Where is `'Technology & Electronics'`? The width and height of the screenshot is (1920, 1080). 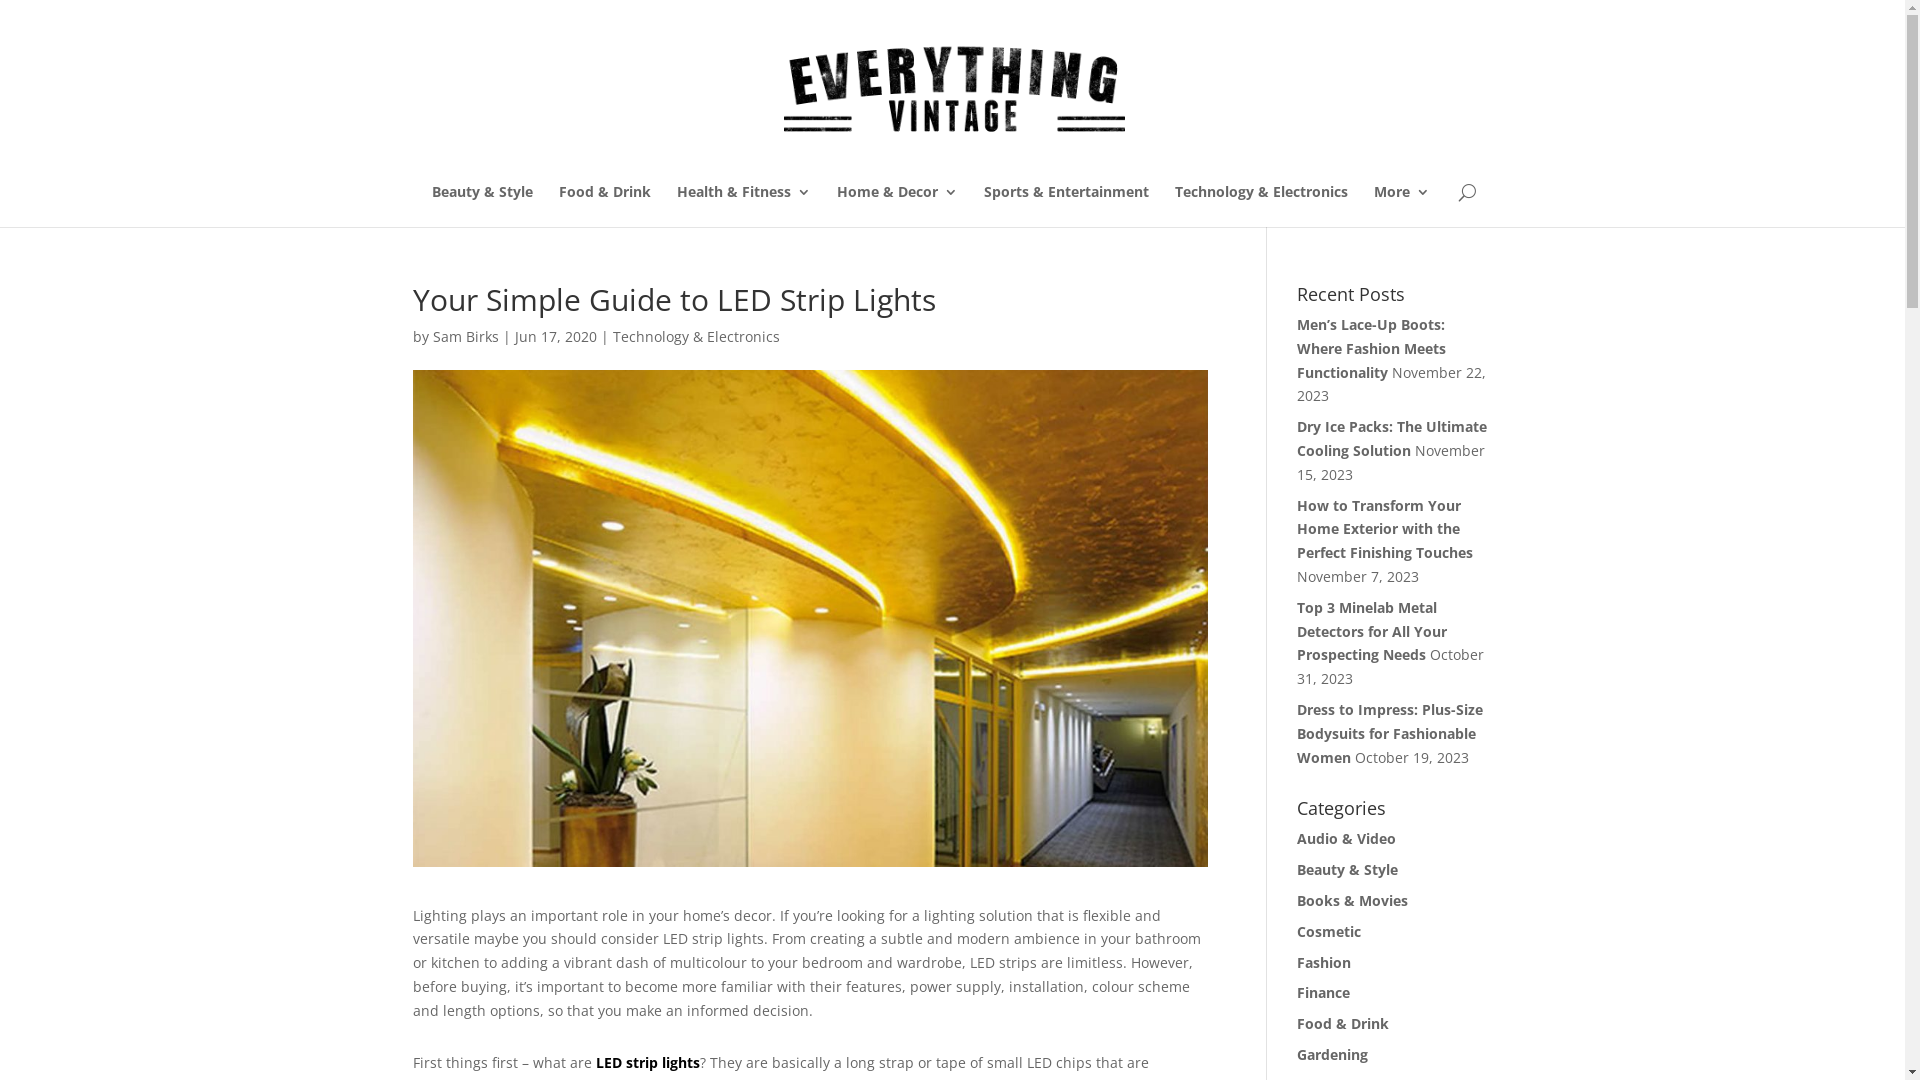
'Technology & Electronics' is located at coordinates (1259, 205).